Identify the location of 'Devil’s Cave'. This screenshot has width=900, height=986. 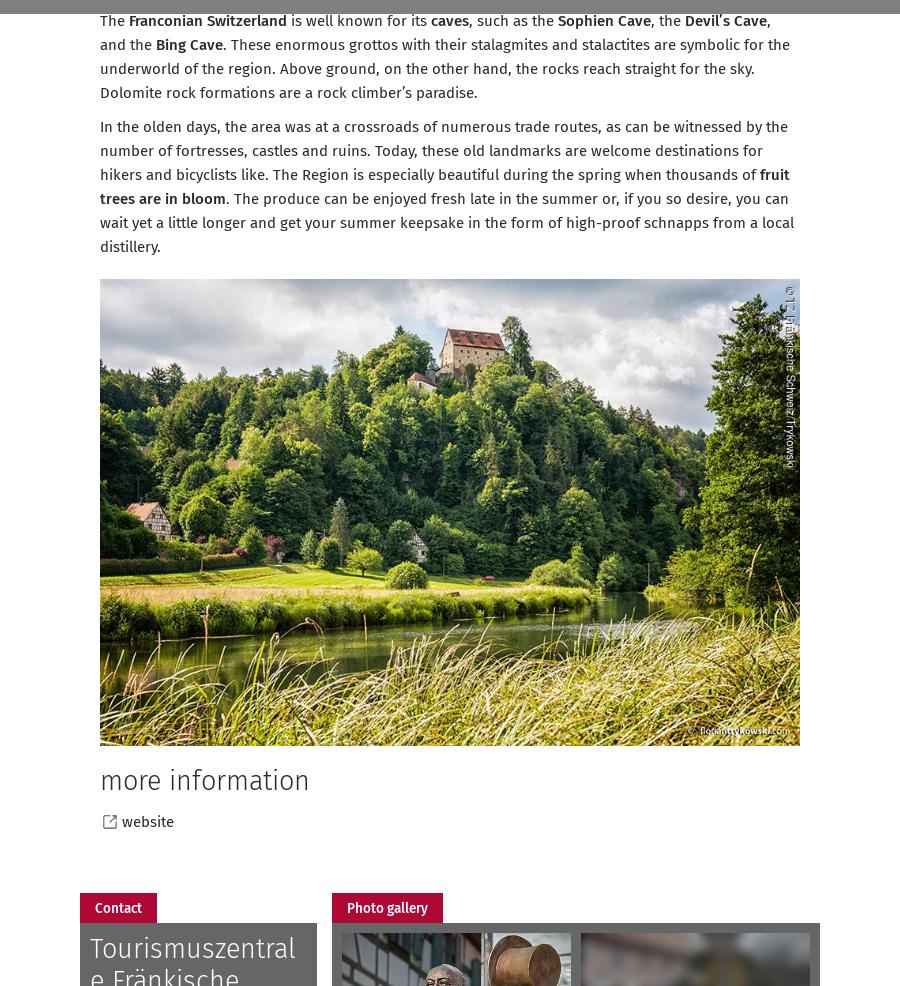
(725, 19).